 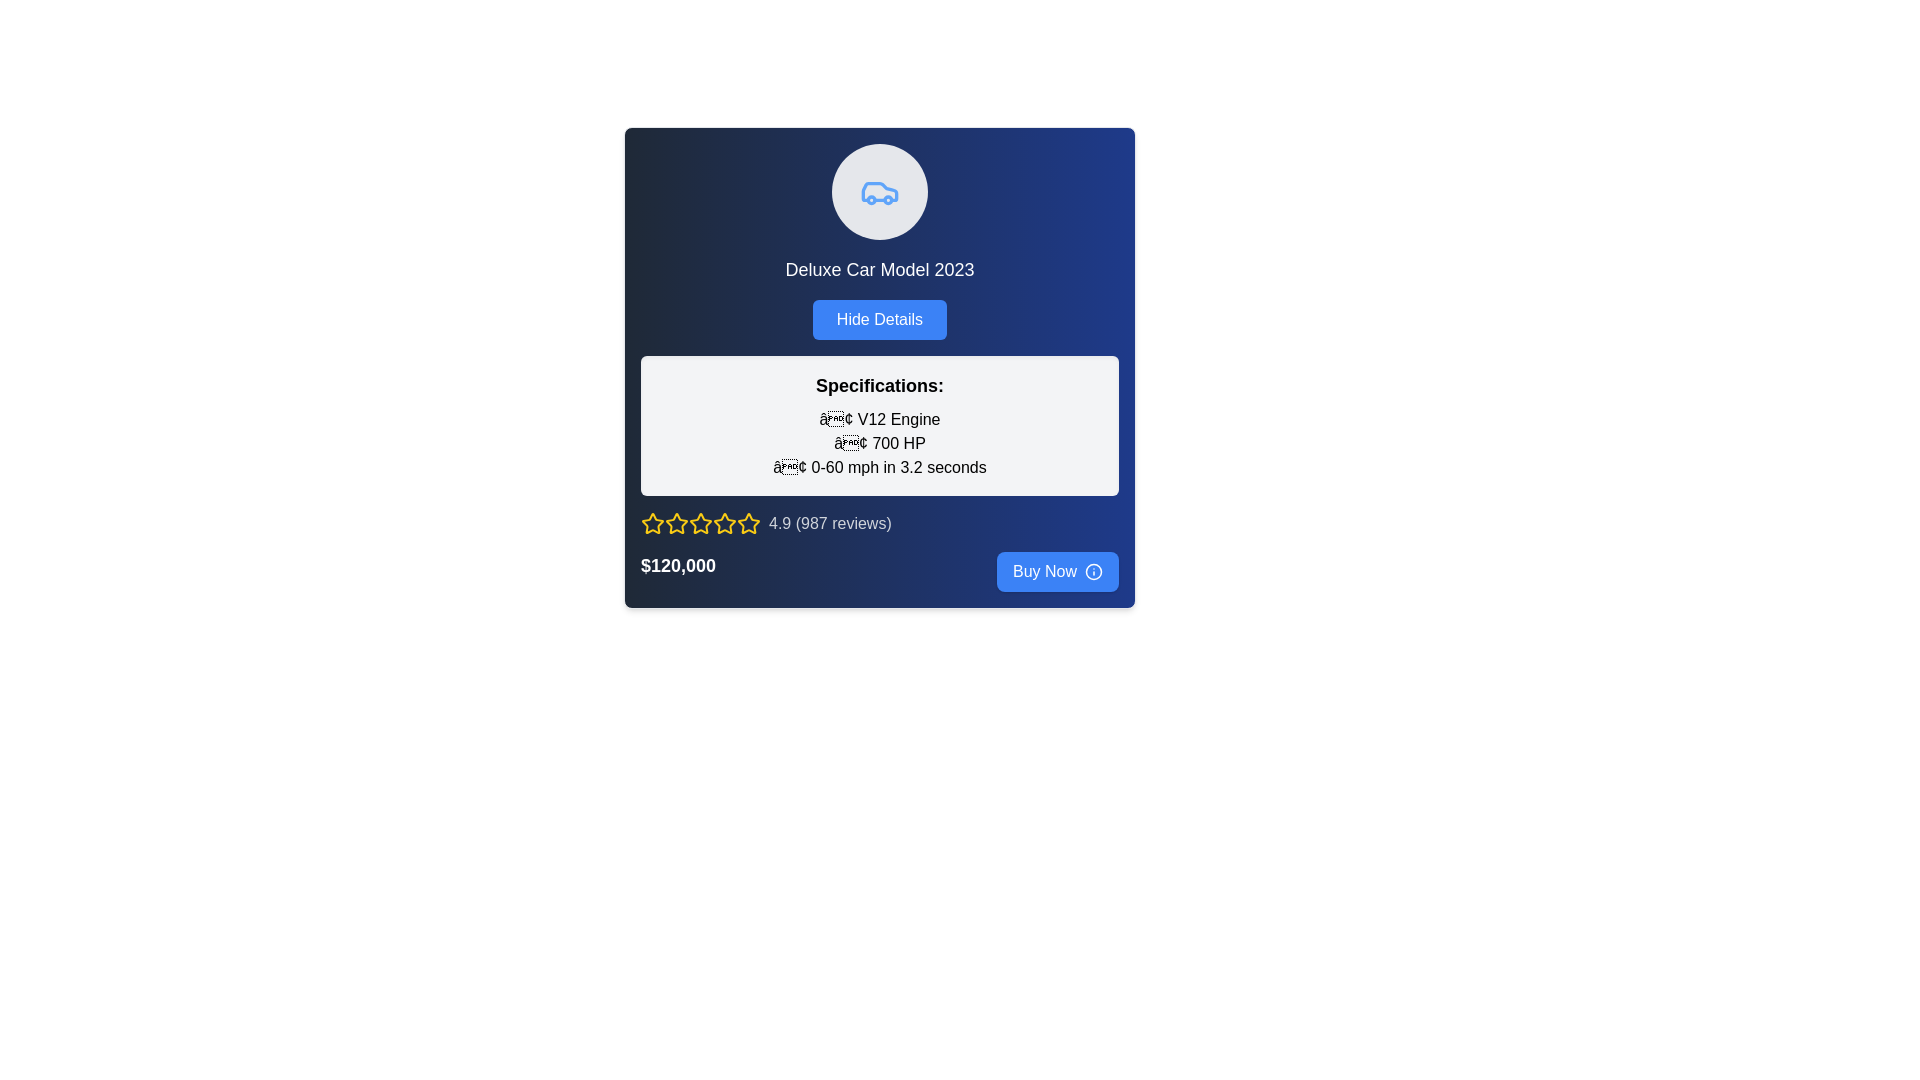 I want to click on the third yellow star icon in a row of five stars, located at the bottom part of the section with a title, specifications, and price, identifiable by the additional text '4.9 (987 reviews)', so click(x=700, y=523).